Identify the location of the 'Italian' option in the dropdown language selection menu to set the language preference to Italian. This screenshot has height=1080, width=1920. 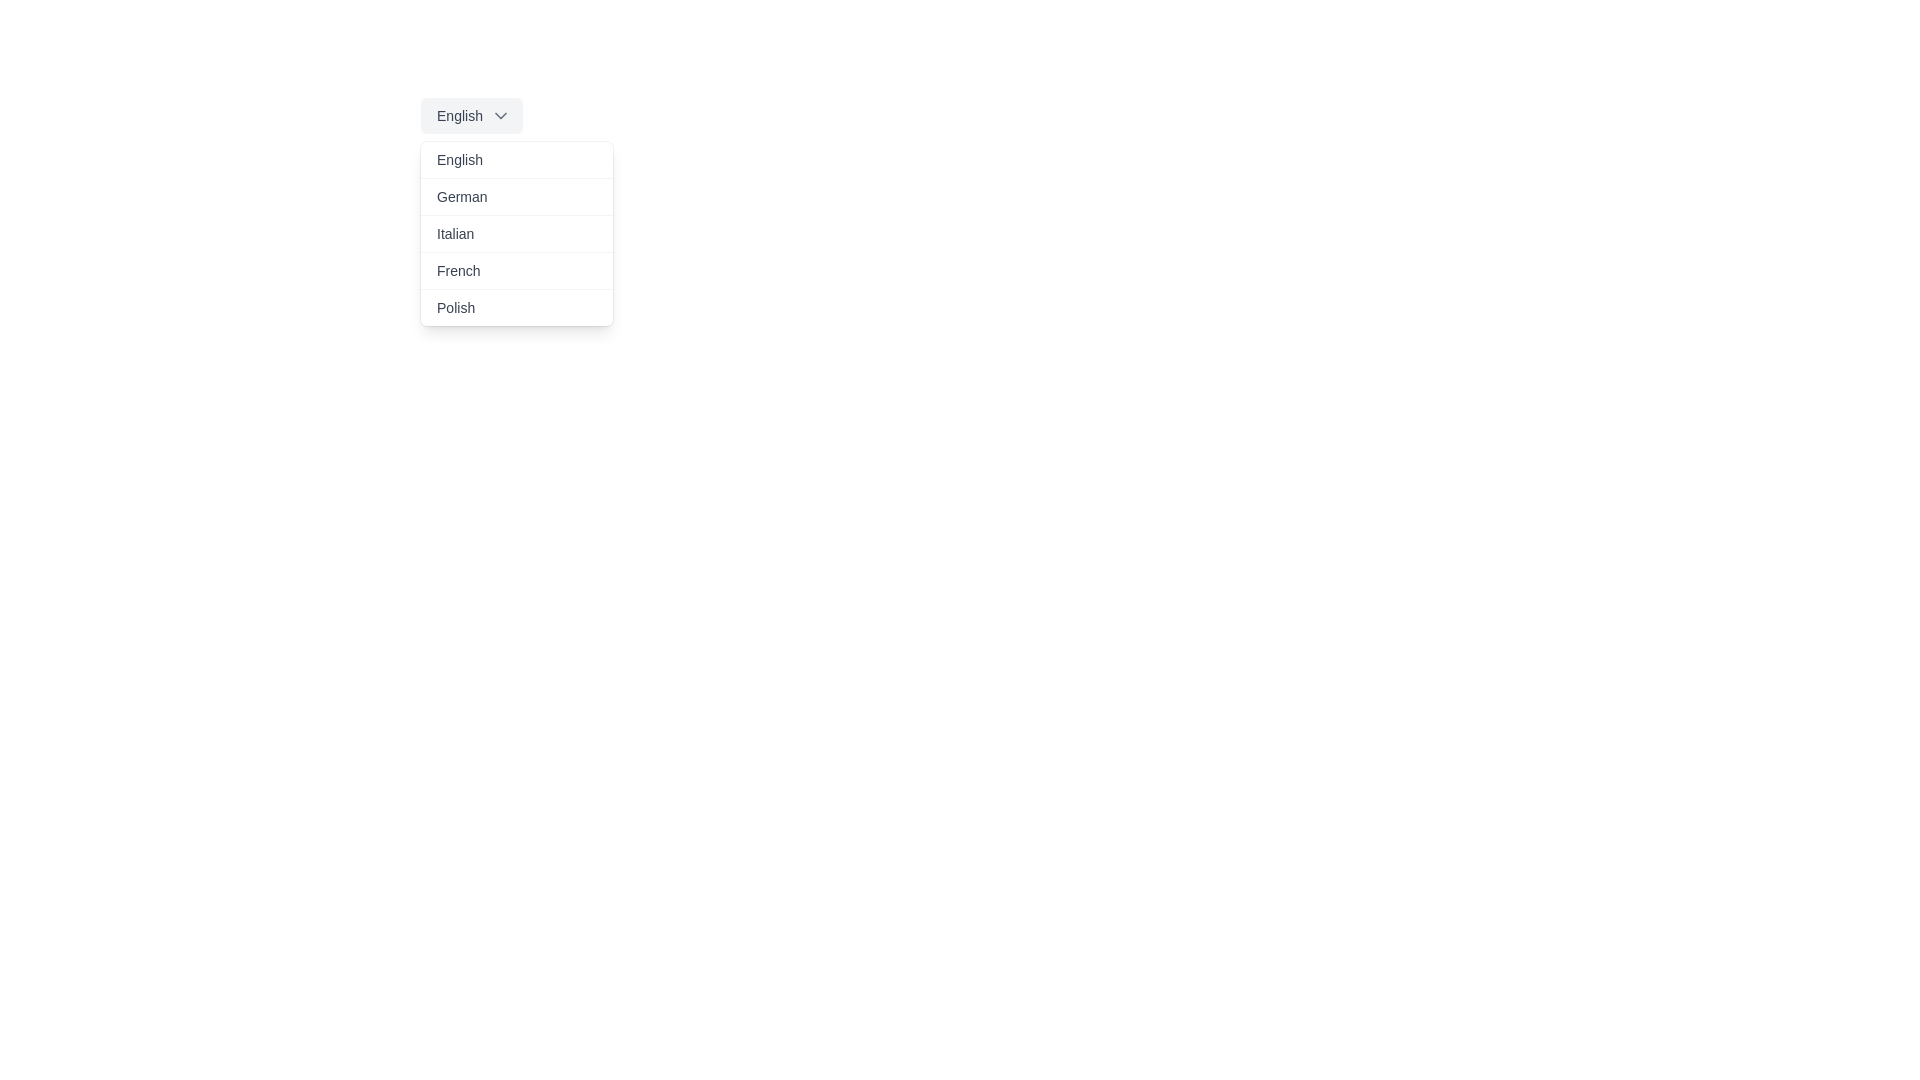
(517, 233).